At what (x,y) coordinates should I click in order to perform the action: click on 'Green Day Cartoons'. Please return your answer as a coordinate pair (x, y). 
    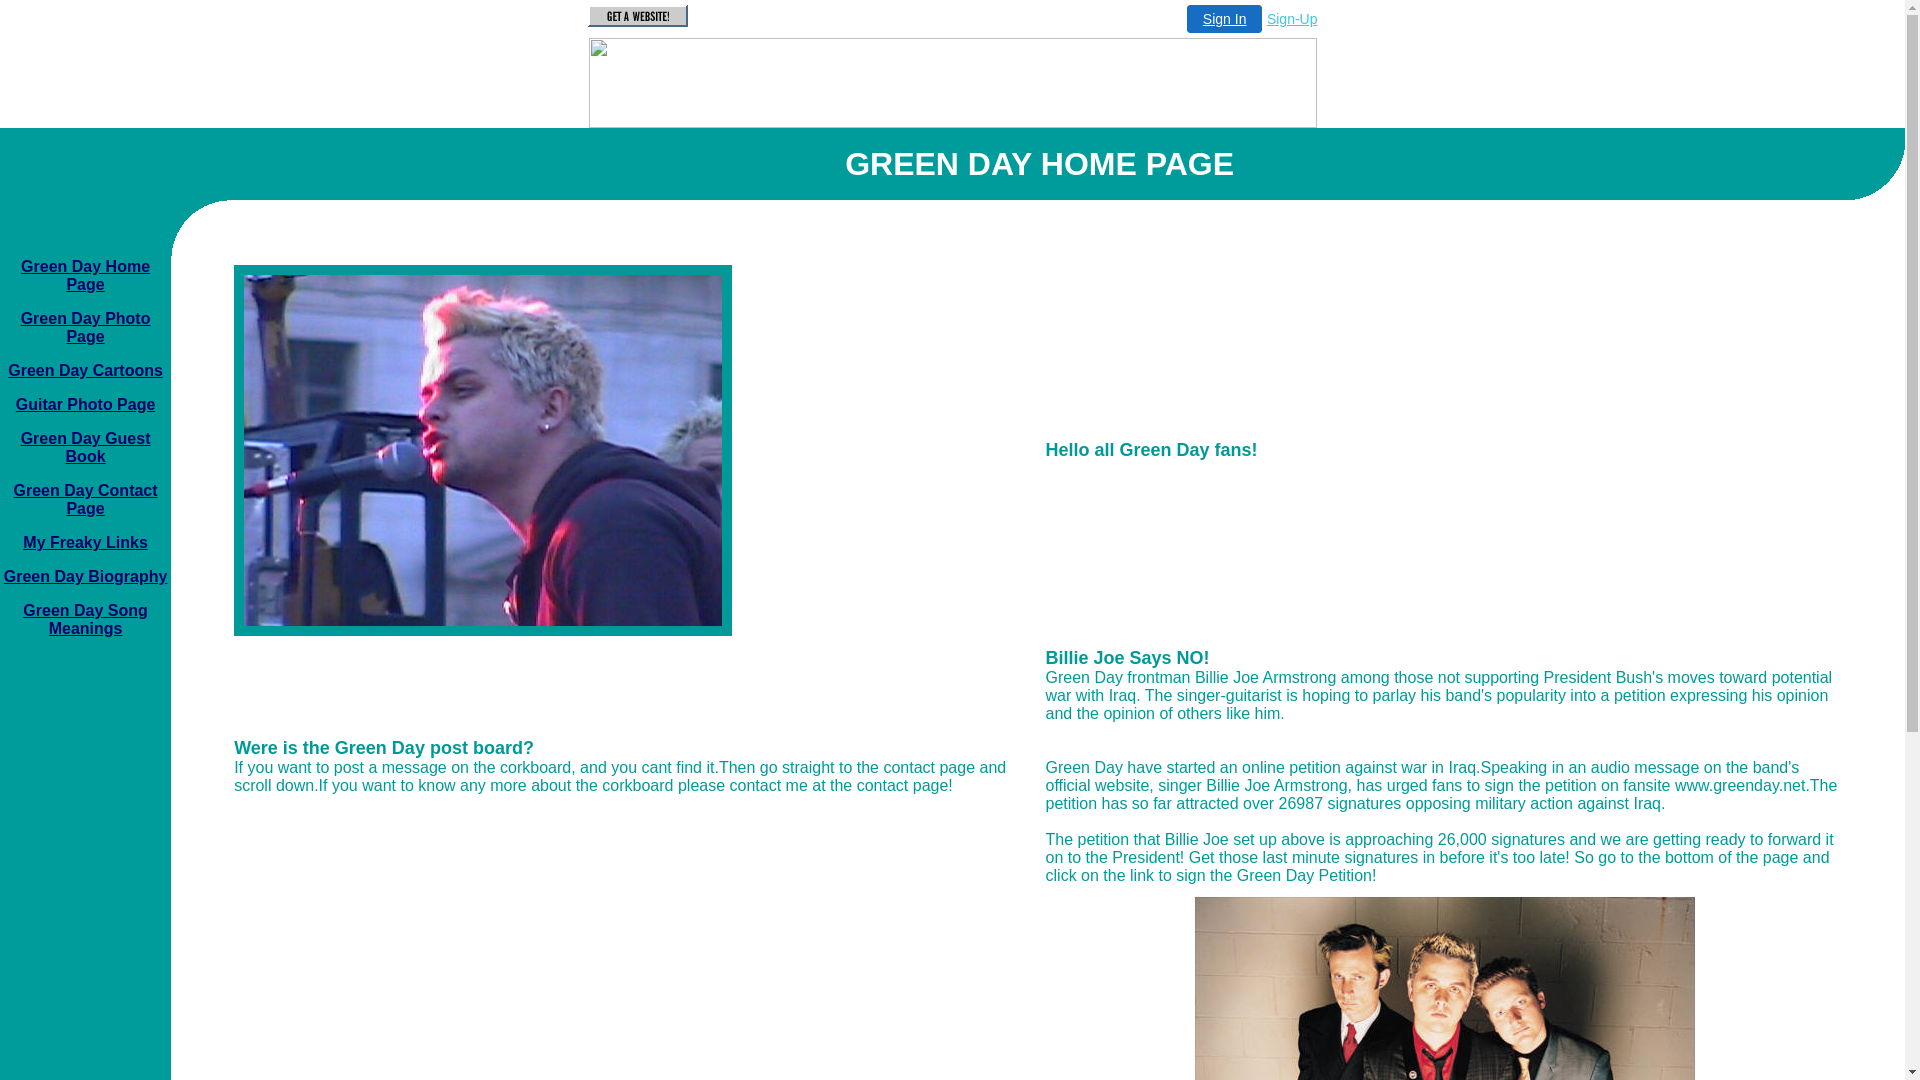
    Looking at the image, I should click on (8, 370).